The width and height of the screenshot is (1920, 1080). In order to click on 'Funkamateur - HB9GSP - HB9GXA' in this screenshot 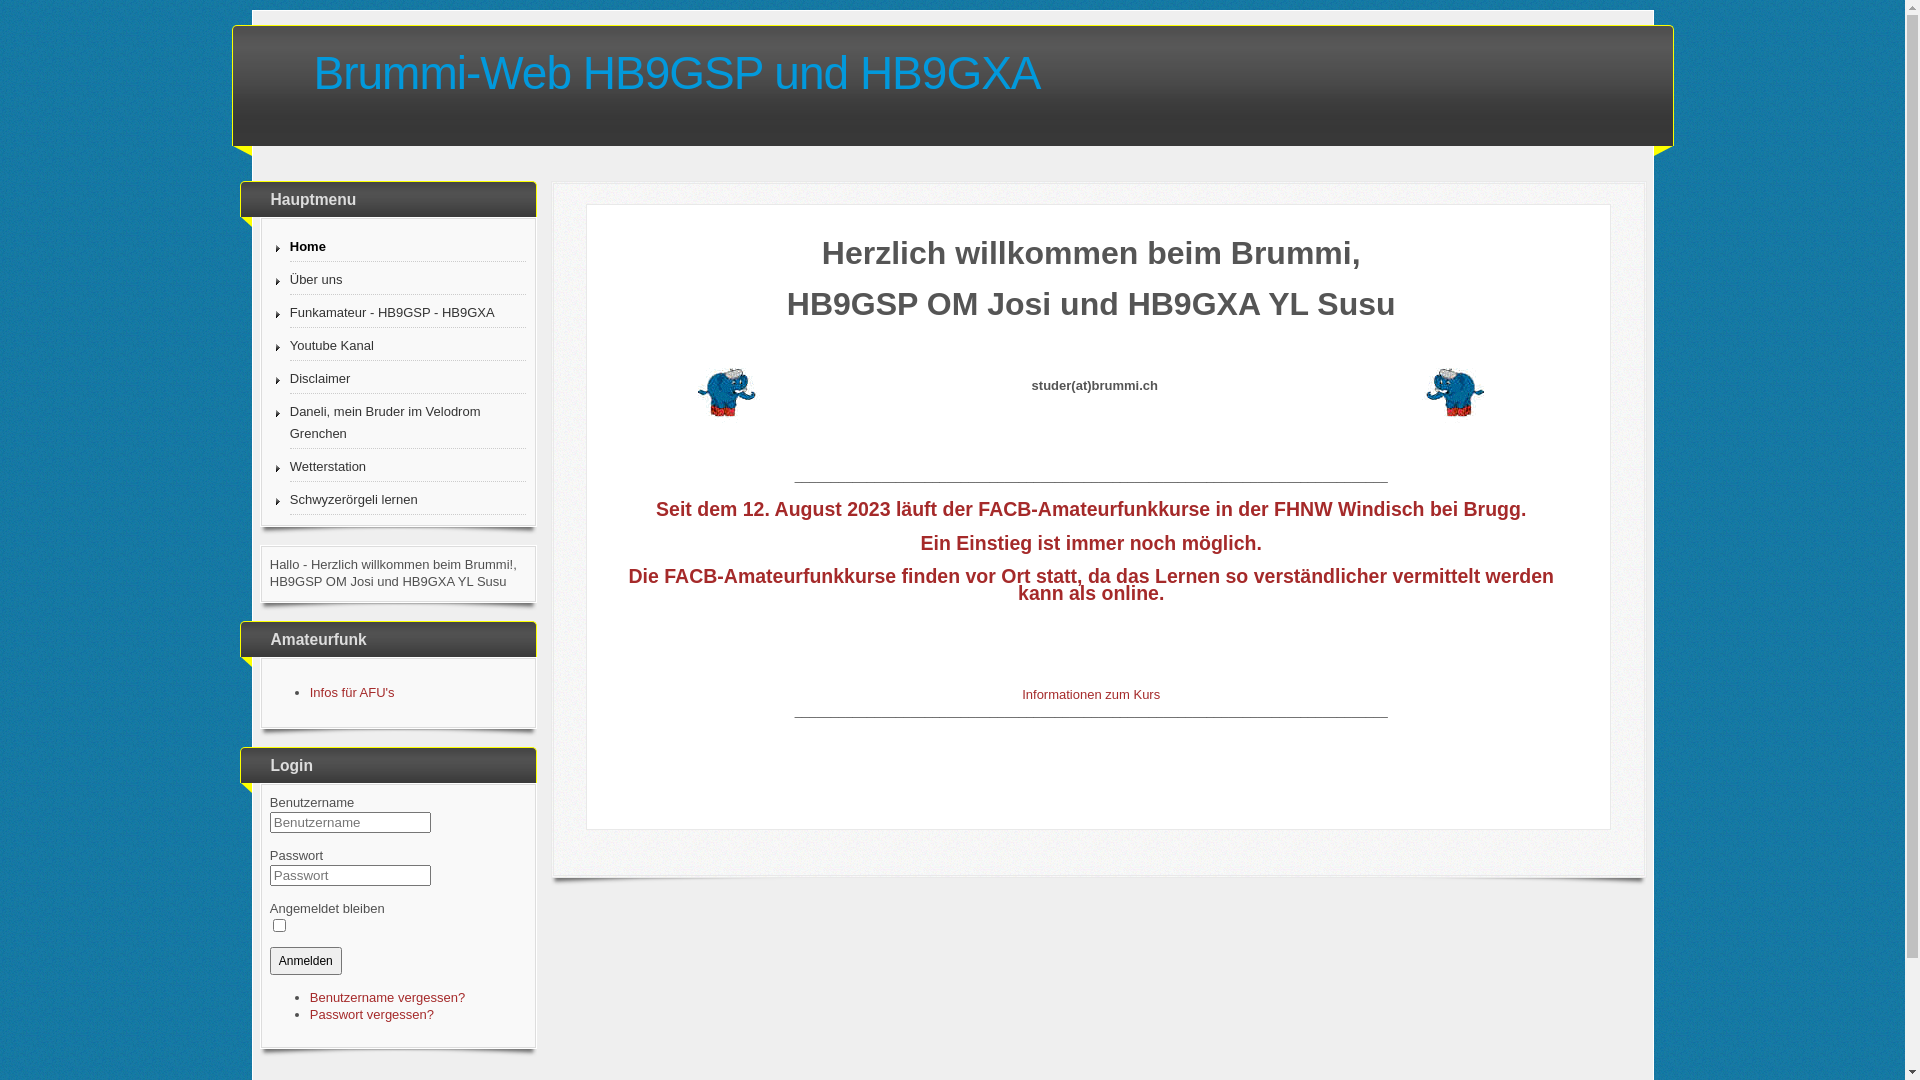, I will do `click(407, 313)`.